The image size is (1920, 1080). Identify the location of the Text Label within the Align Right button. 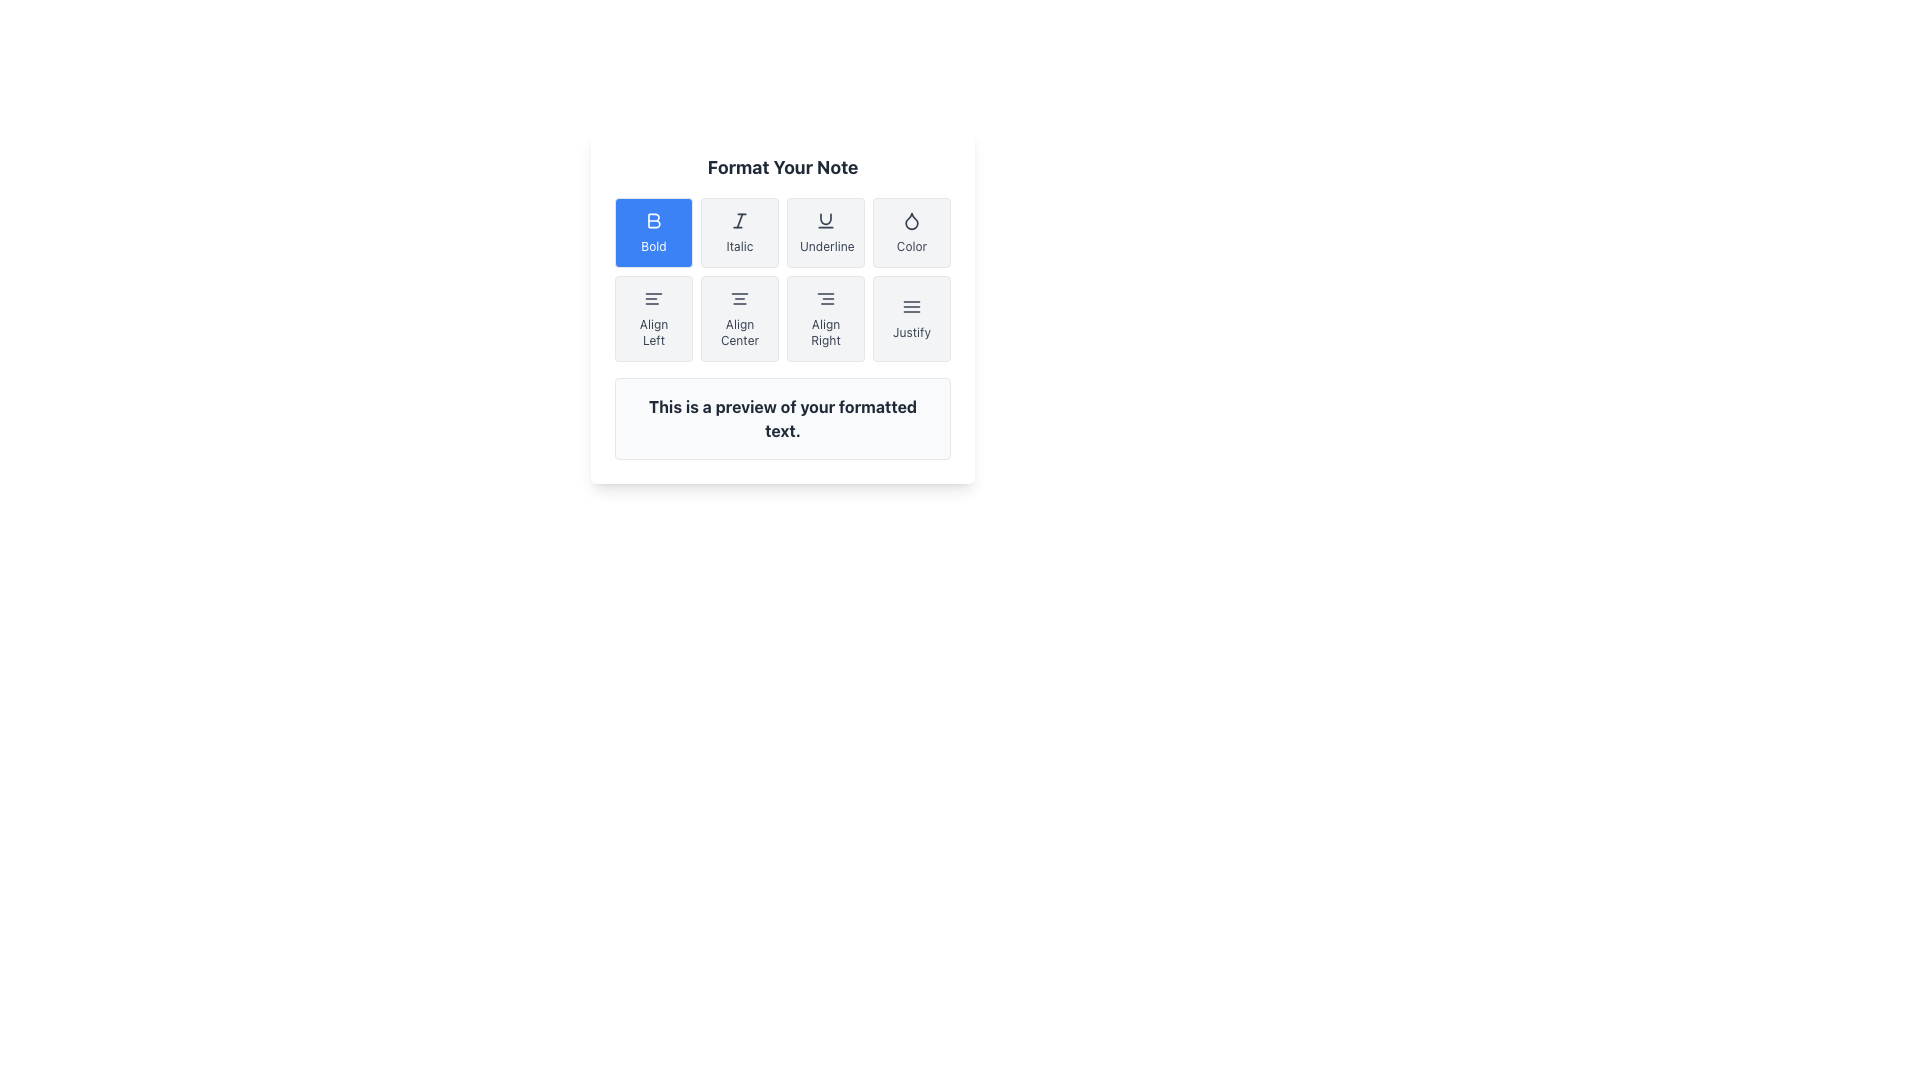
(825, 331).